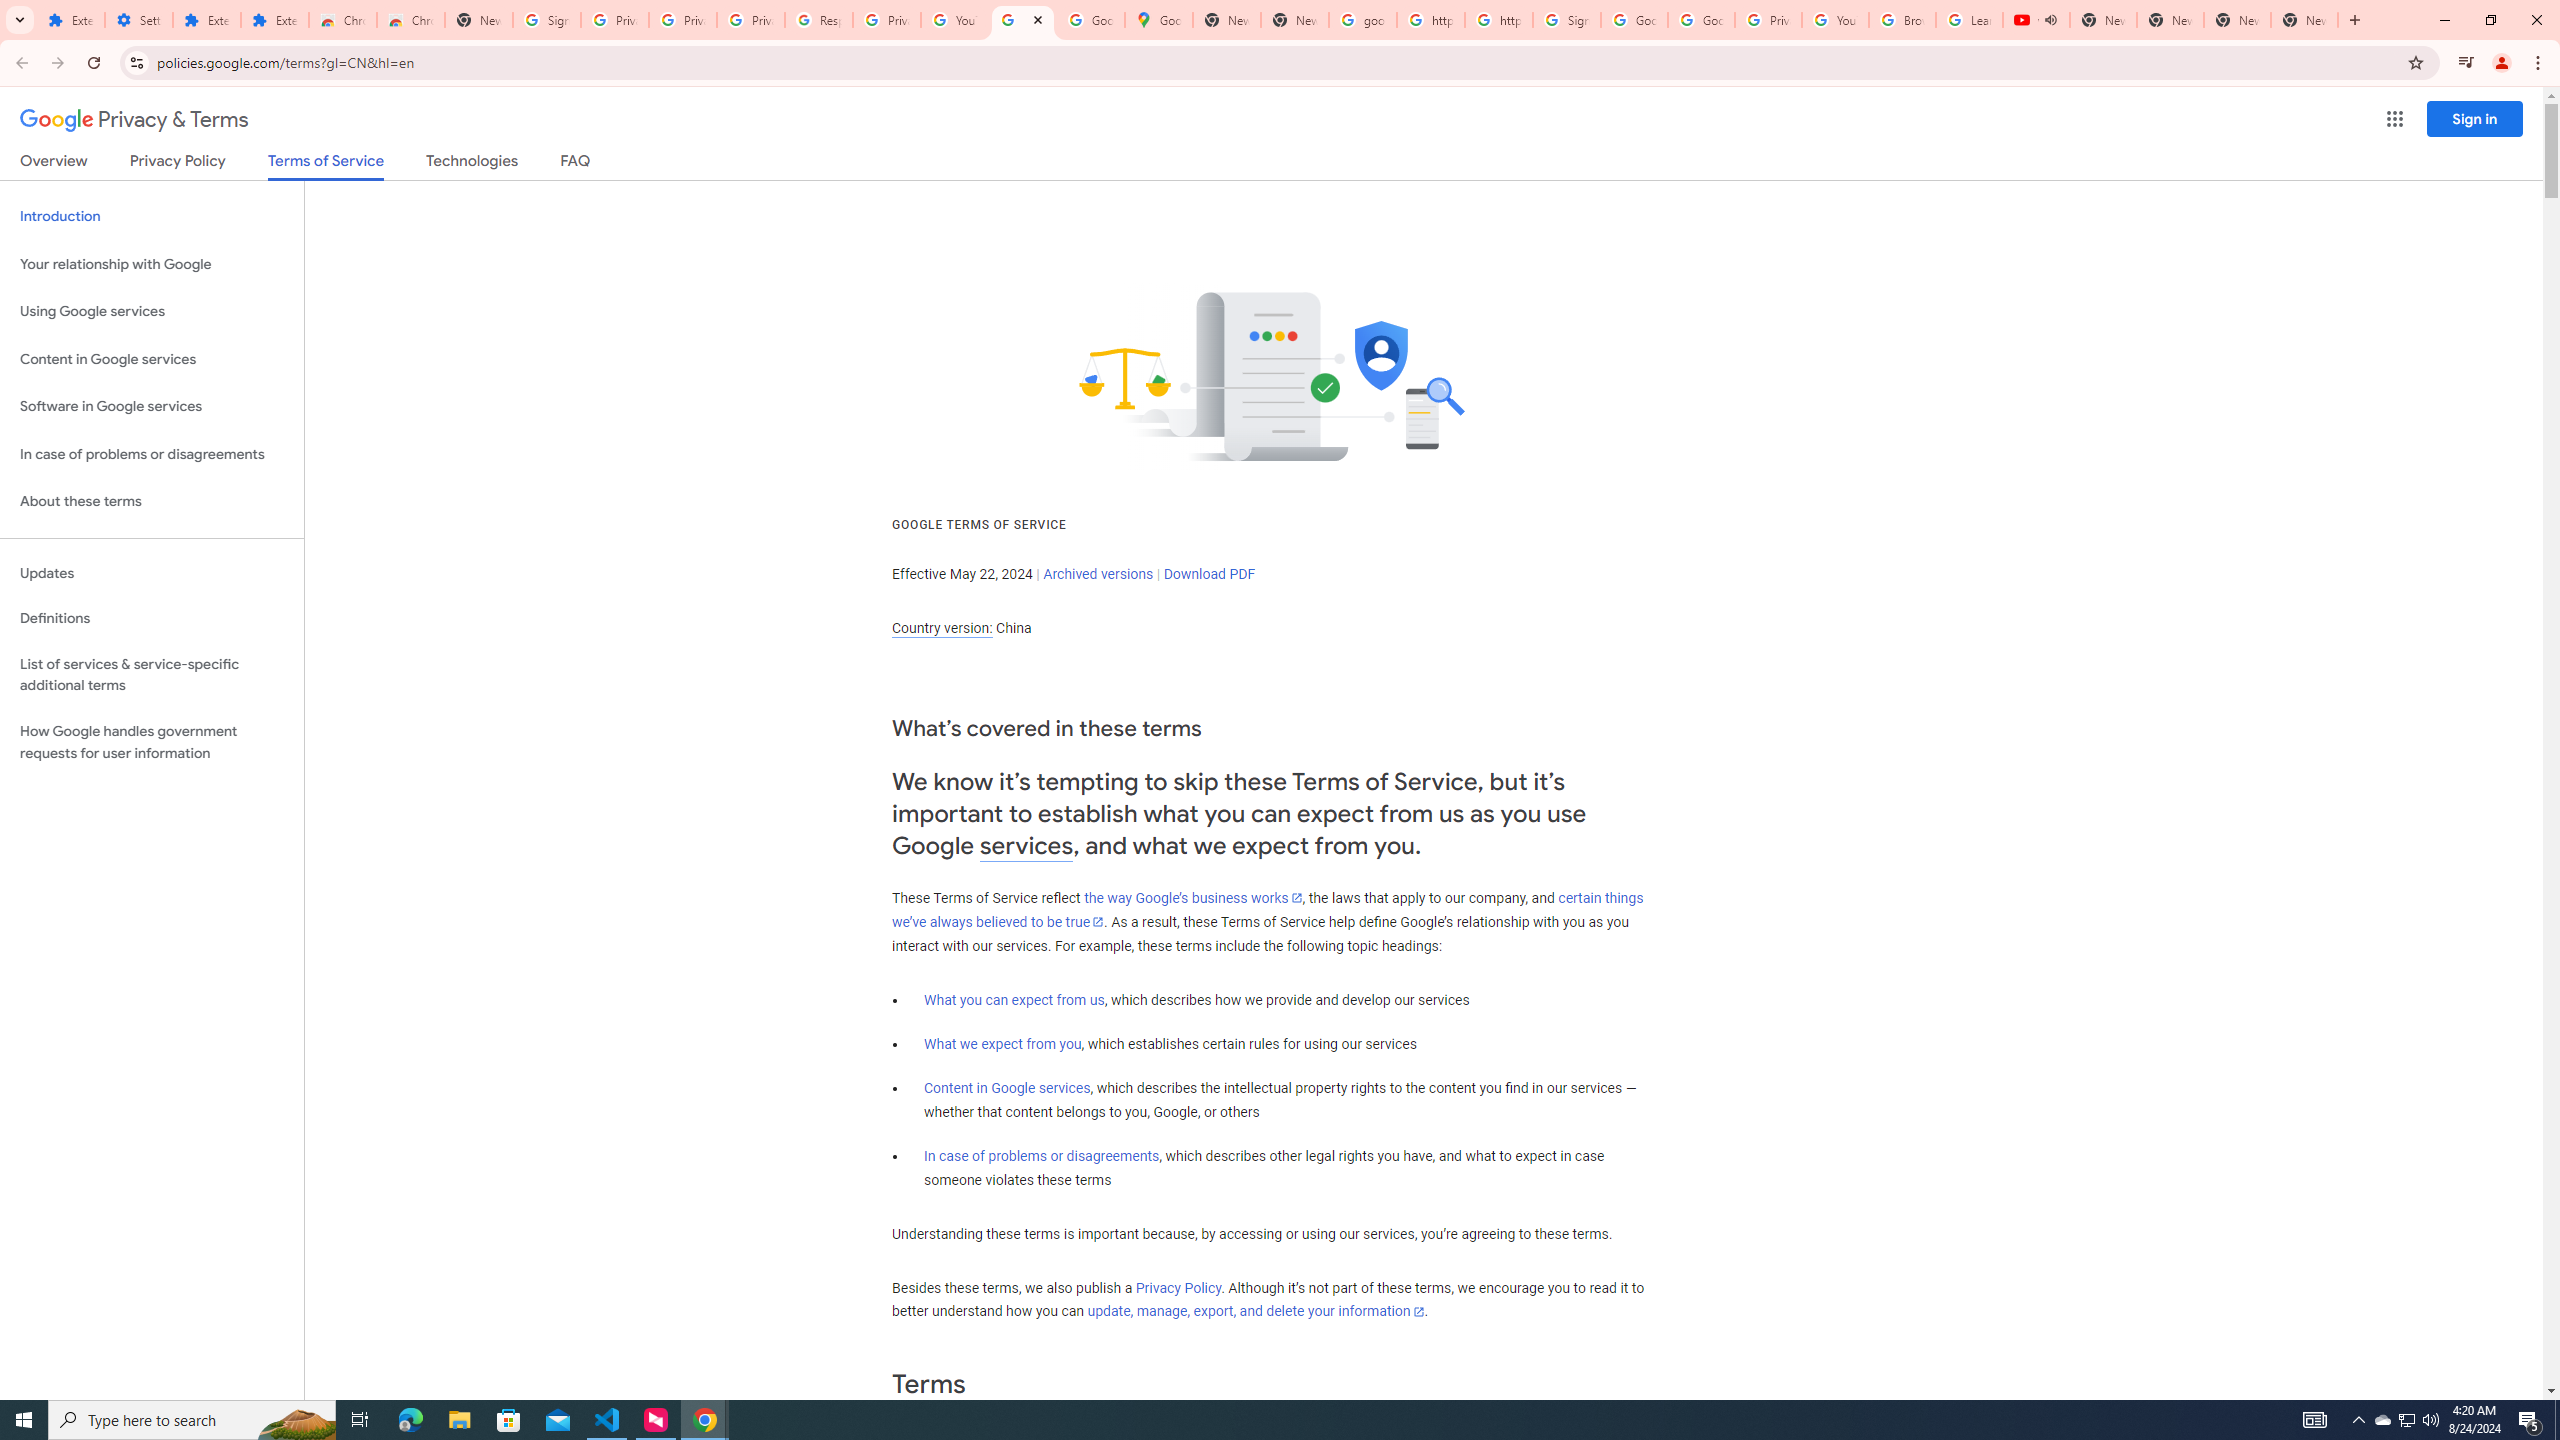  Describe the element at coordinates (409, 19) in the screenshot. I see `'Chrome Web Store - Themes'` at that location.